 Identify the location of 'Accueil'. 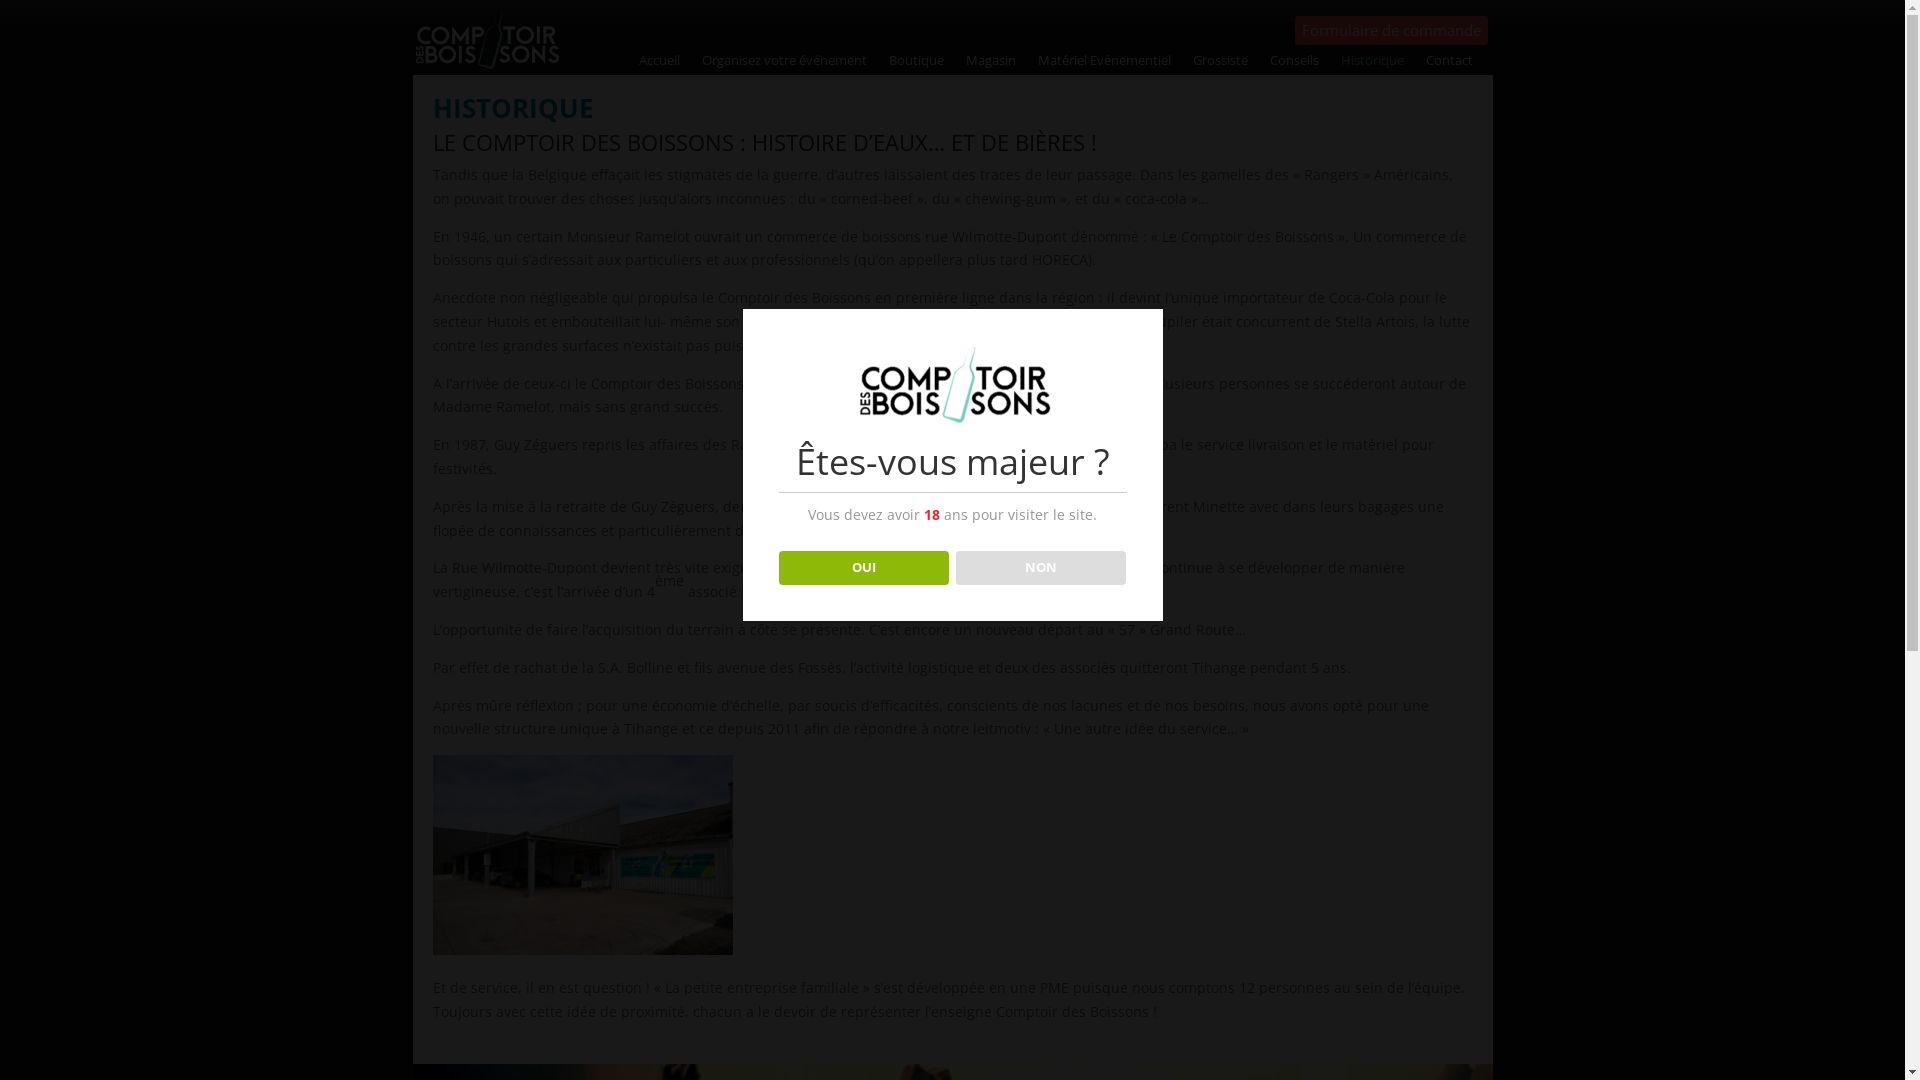
(659, 63).